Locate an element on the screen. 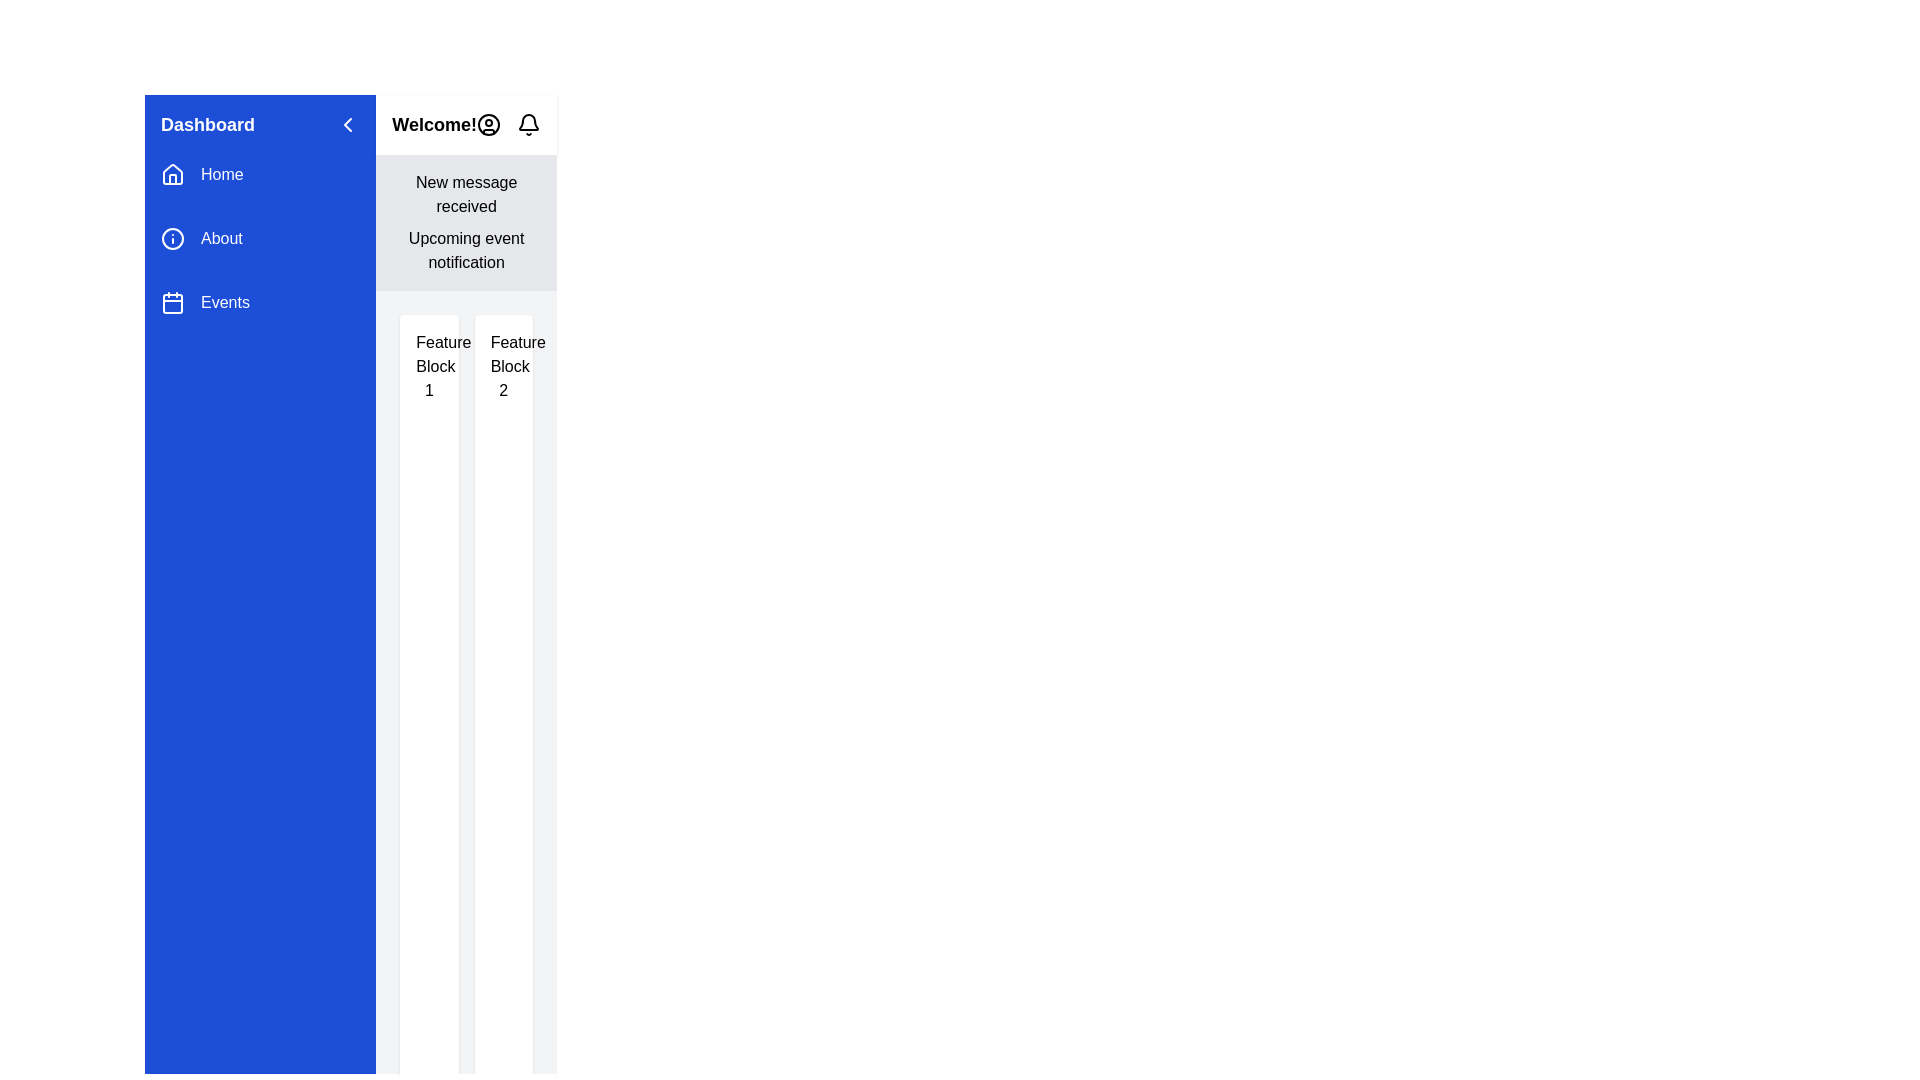  the left-pointing chevron SVG graphic in the top left sidebar is located at coordinates (348, 124).